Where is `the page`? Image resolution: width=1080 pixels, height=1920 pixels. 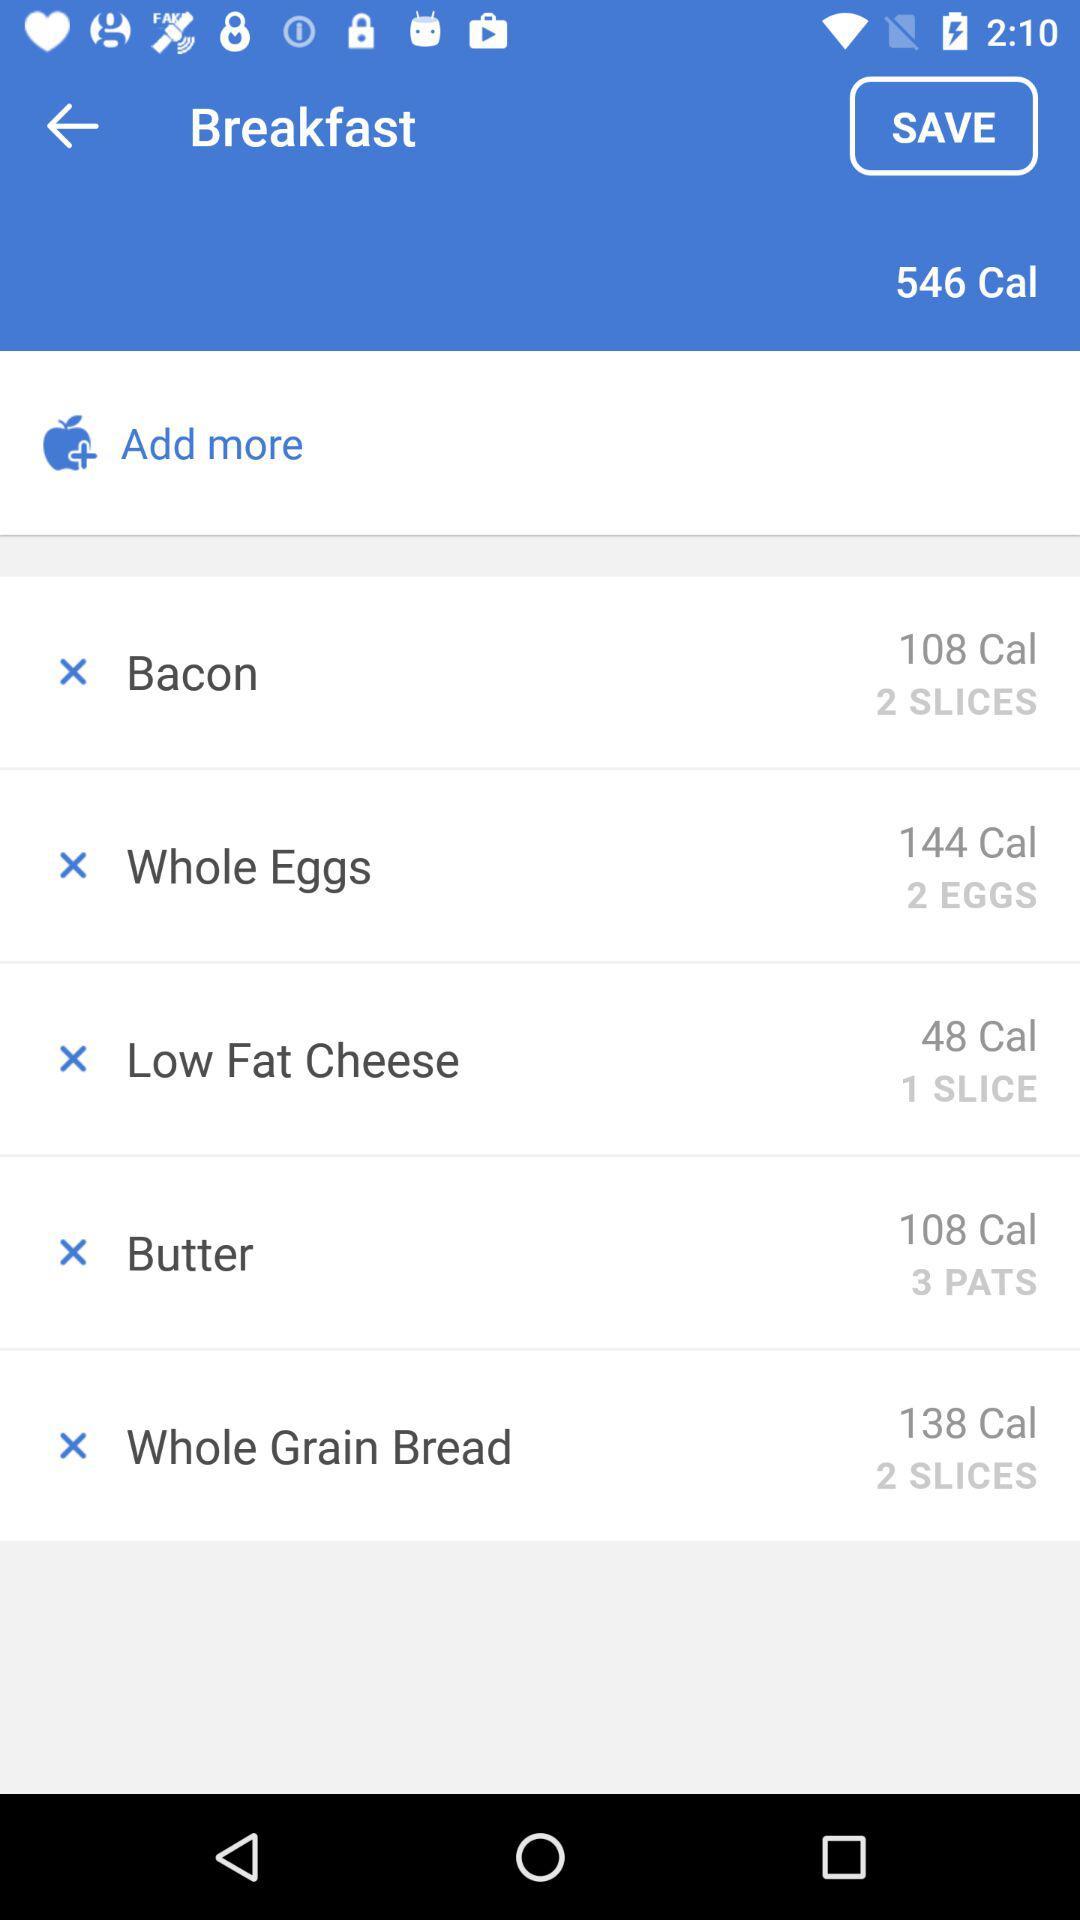 the page is located at coordinates (61, 1445).